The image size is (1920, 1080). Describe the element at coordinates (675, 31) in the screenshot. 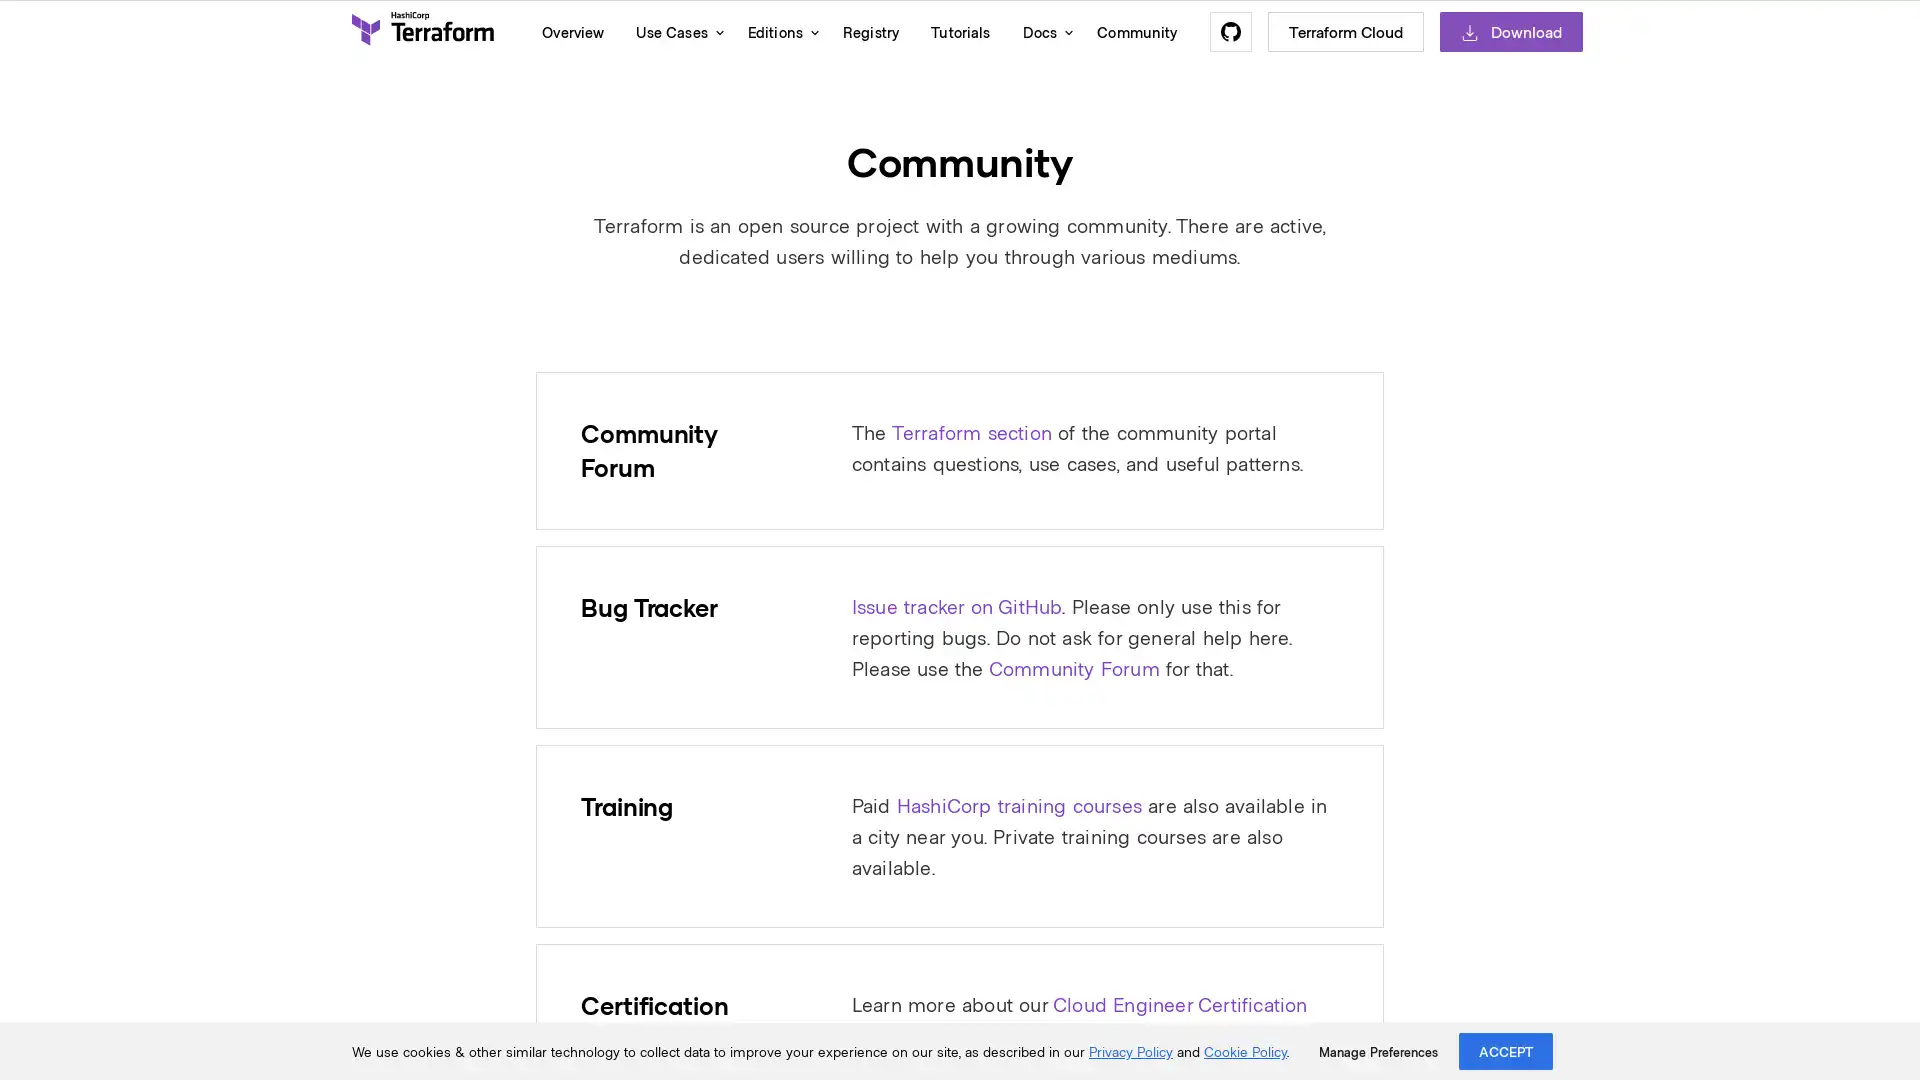

I see `Use Cases` at that location.